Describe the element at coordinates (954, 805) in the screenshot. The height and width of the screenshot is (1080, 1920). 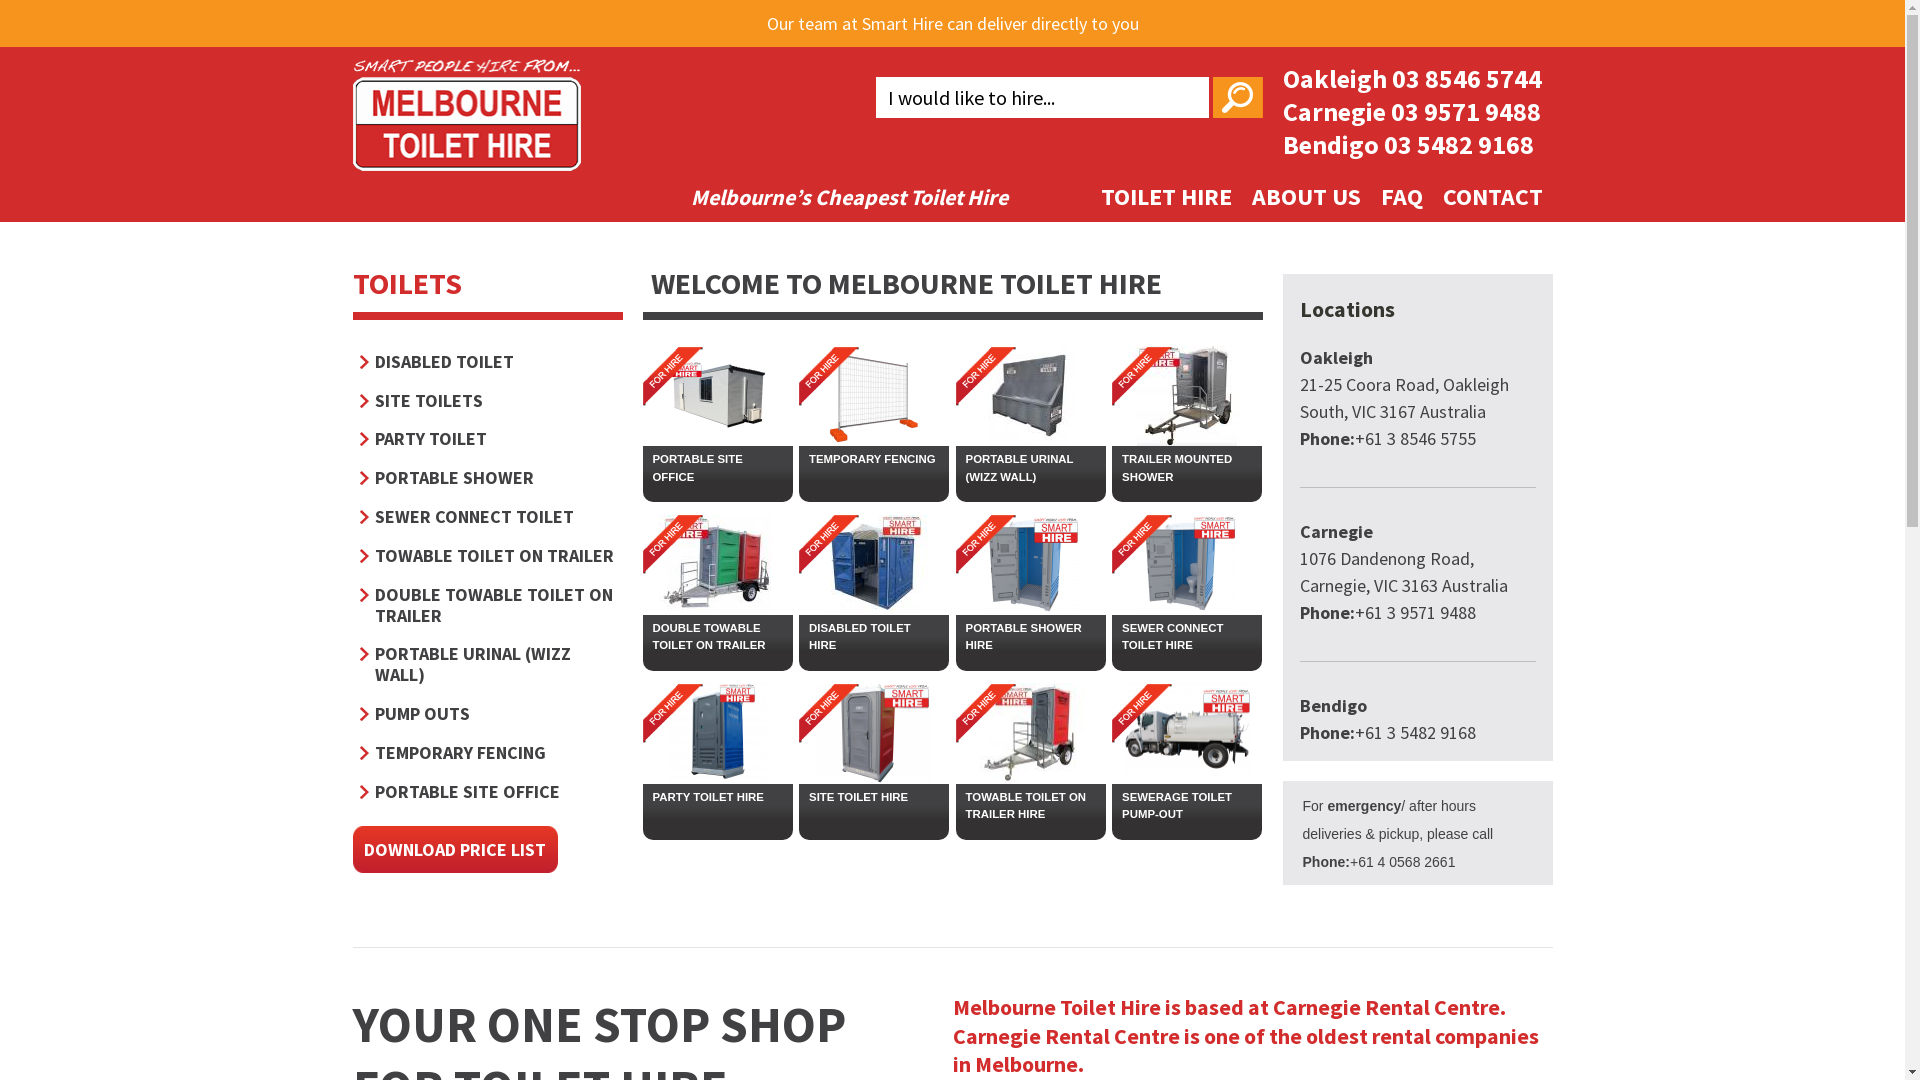
I see `'TOWABLE TOILET ON TRAILER HIRE'` at that location.